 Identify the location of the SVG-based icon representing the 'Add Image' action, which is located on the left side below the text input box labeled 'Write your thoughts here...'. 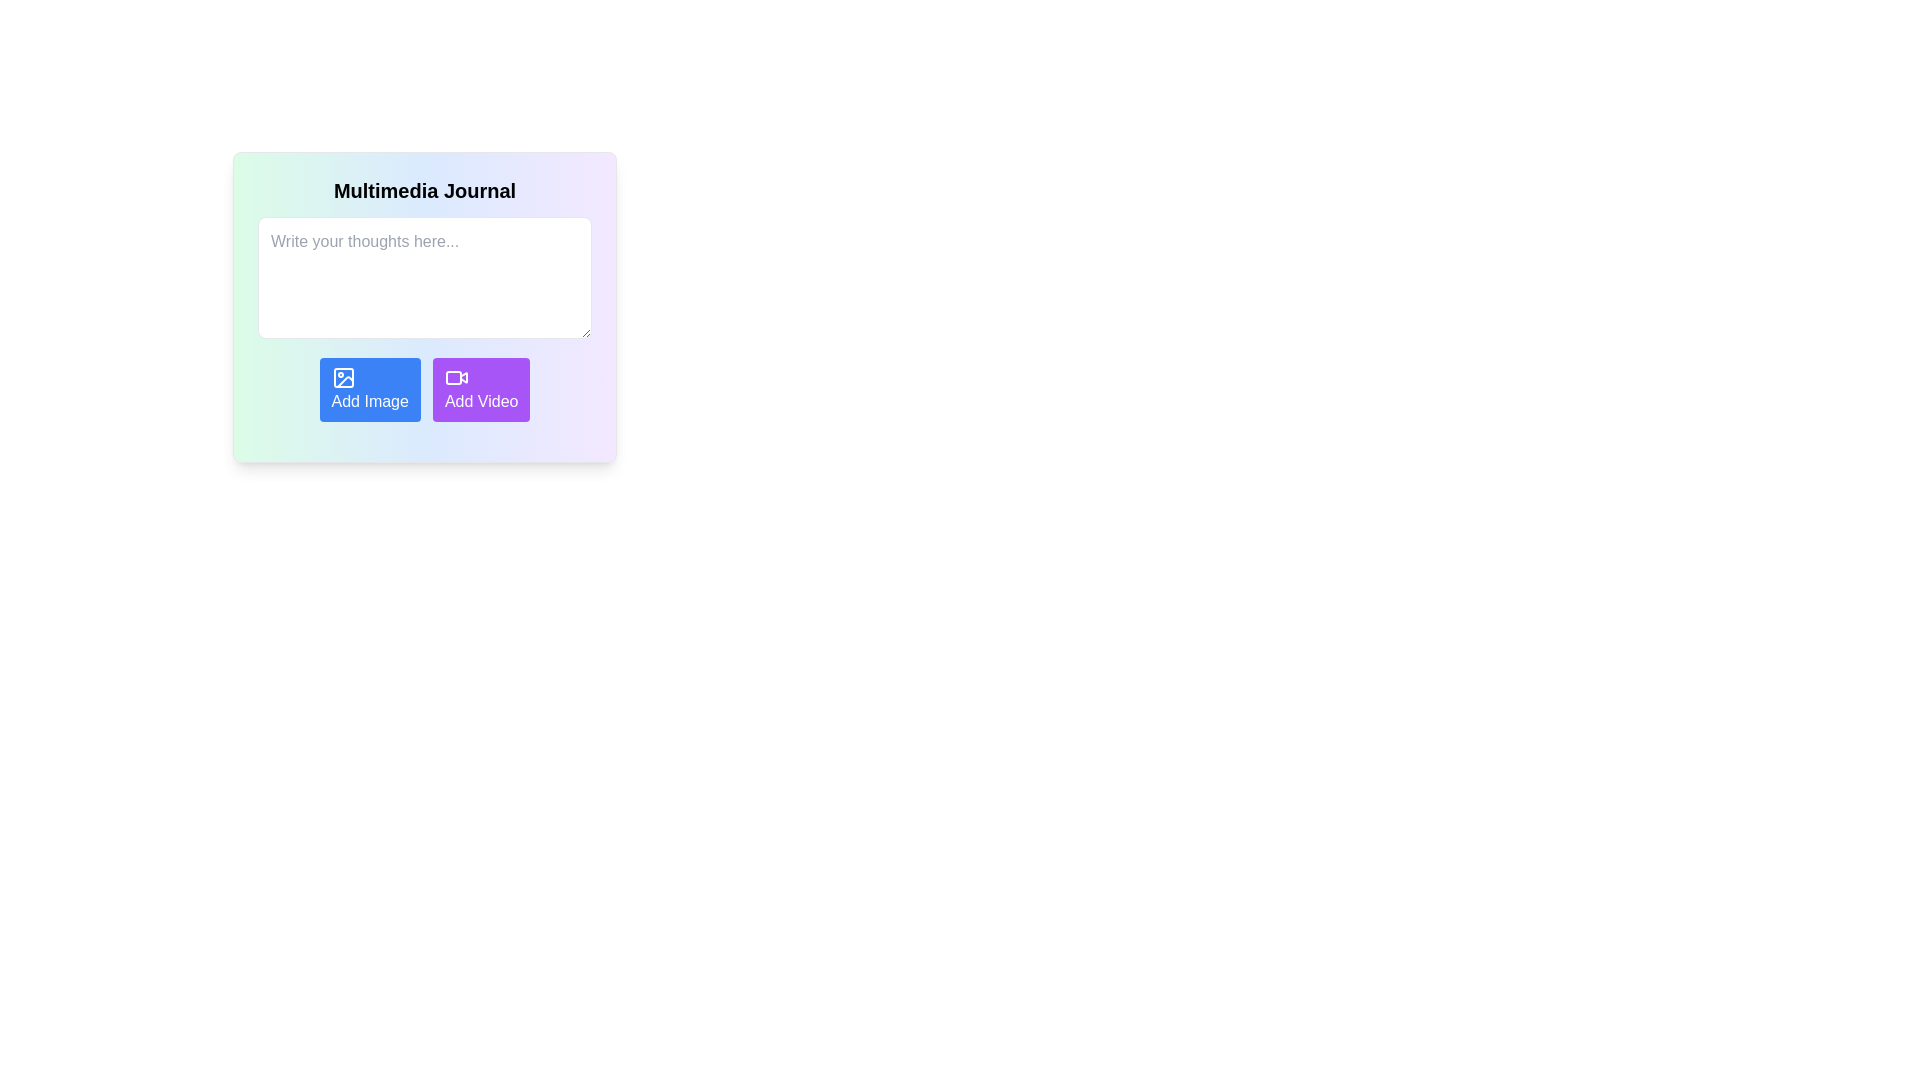
(343, 378).